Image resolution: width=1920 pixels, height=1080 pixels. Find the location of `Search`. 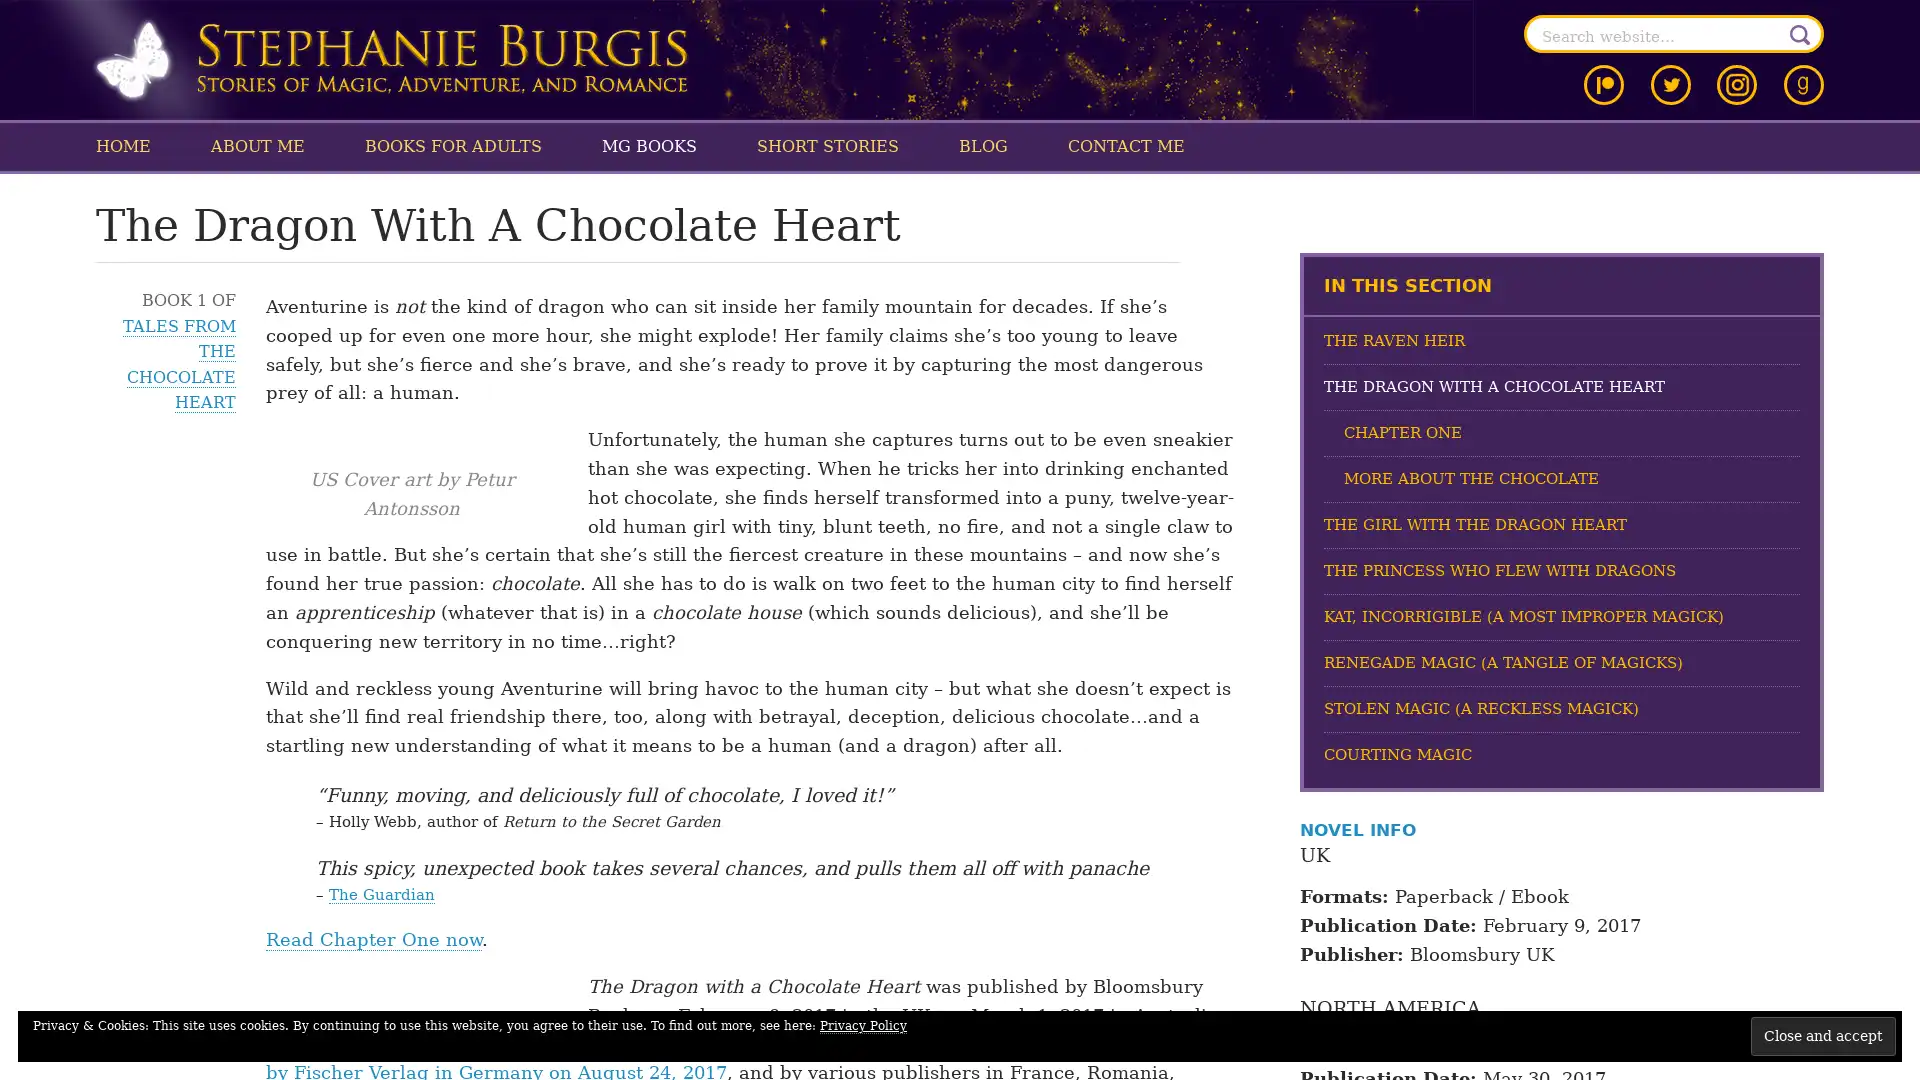

Search is located at coordinates (1800, 34).